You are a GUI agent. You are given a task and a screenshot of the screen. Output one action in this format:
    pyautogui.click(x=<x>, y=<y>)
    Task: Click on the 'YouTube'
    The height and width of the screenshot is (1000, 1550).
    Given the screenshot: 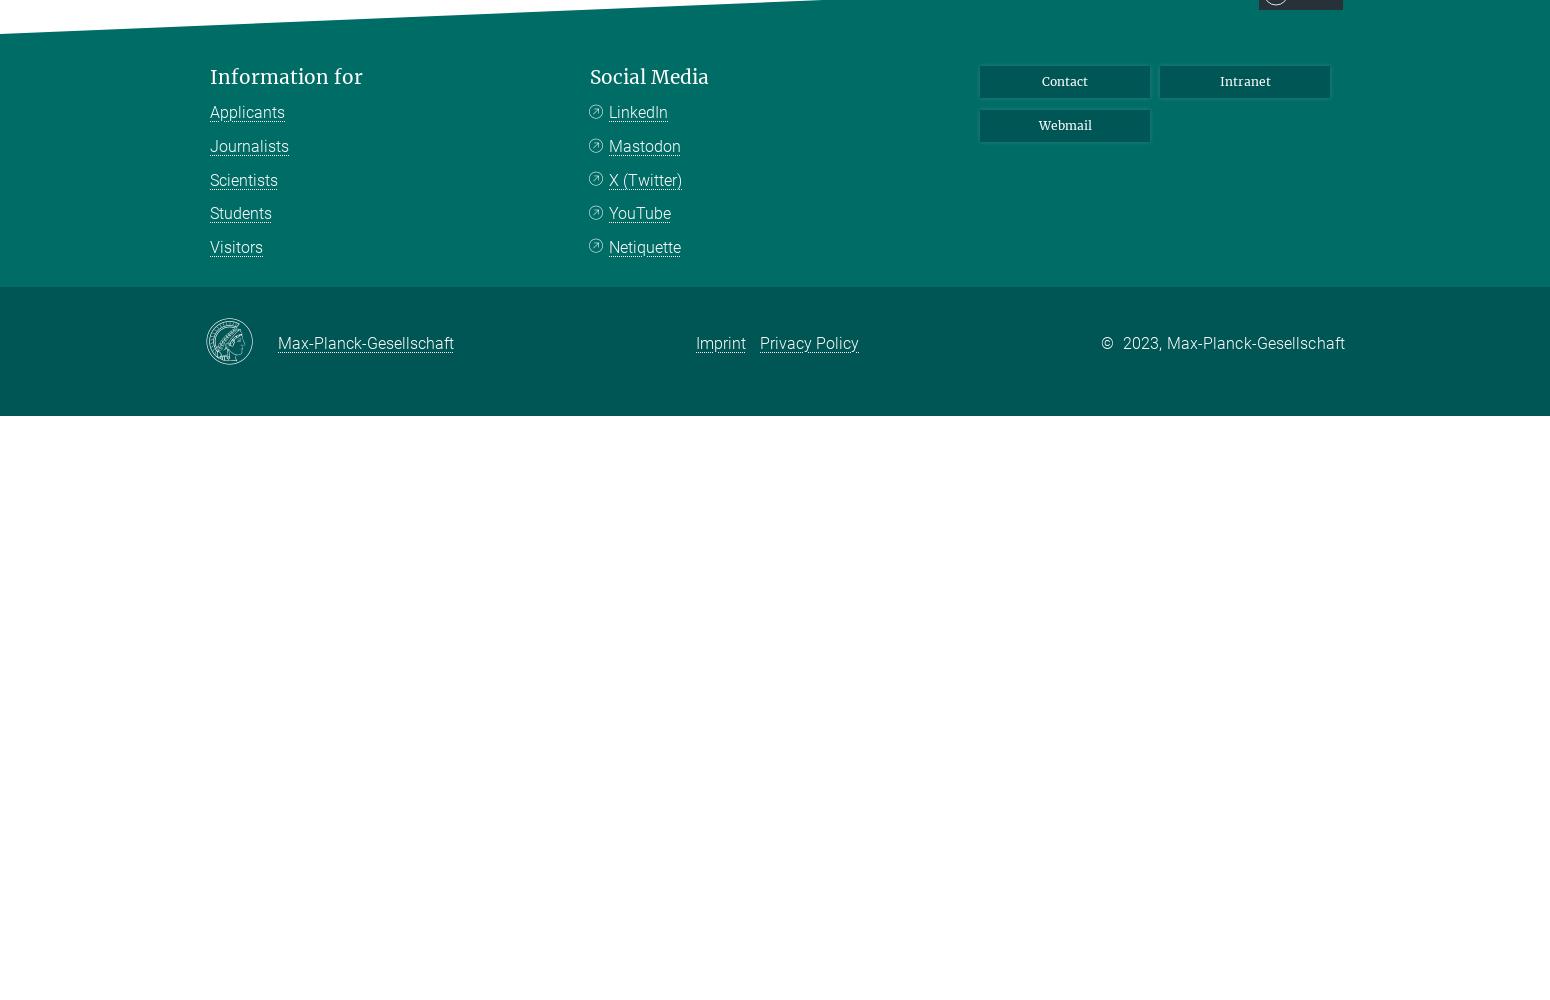 What is the action you would take?
    pyautogui.click(x=638, y=212)
    